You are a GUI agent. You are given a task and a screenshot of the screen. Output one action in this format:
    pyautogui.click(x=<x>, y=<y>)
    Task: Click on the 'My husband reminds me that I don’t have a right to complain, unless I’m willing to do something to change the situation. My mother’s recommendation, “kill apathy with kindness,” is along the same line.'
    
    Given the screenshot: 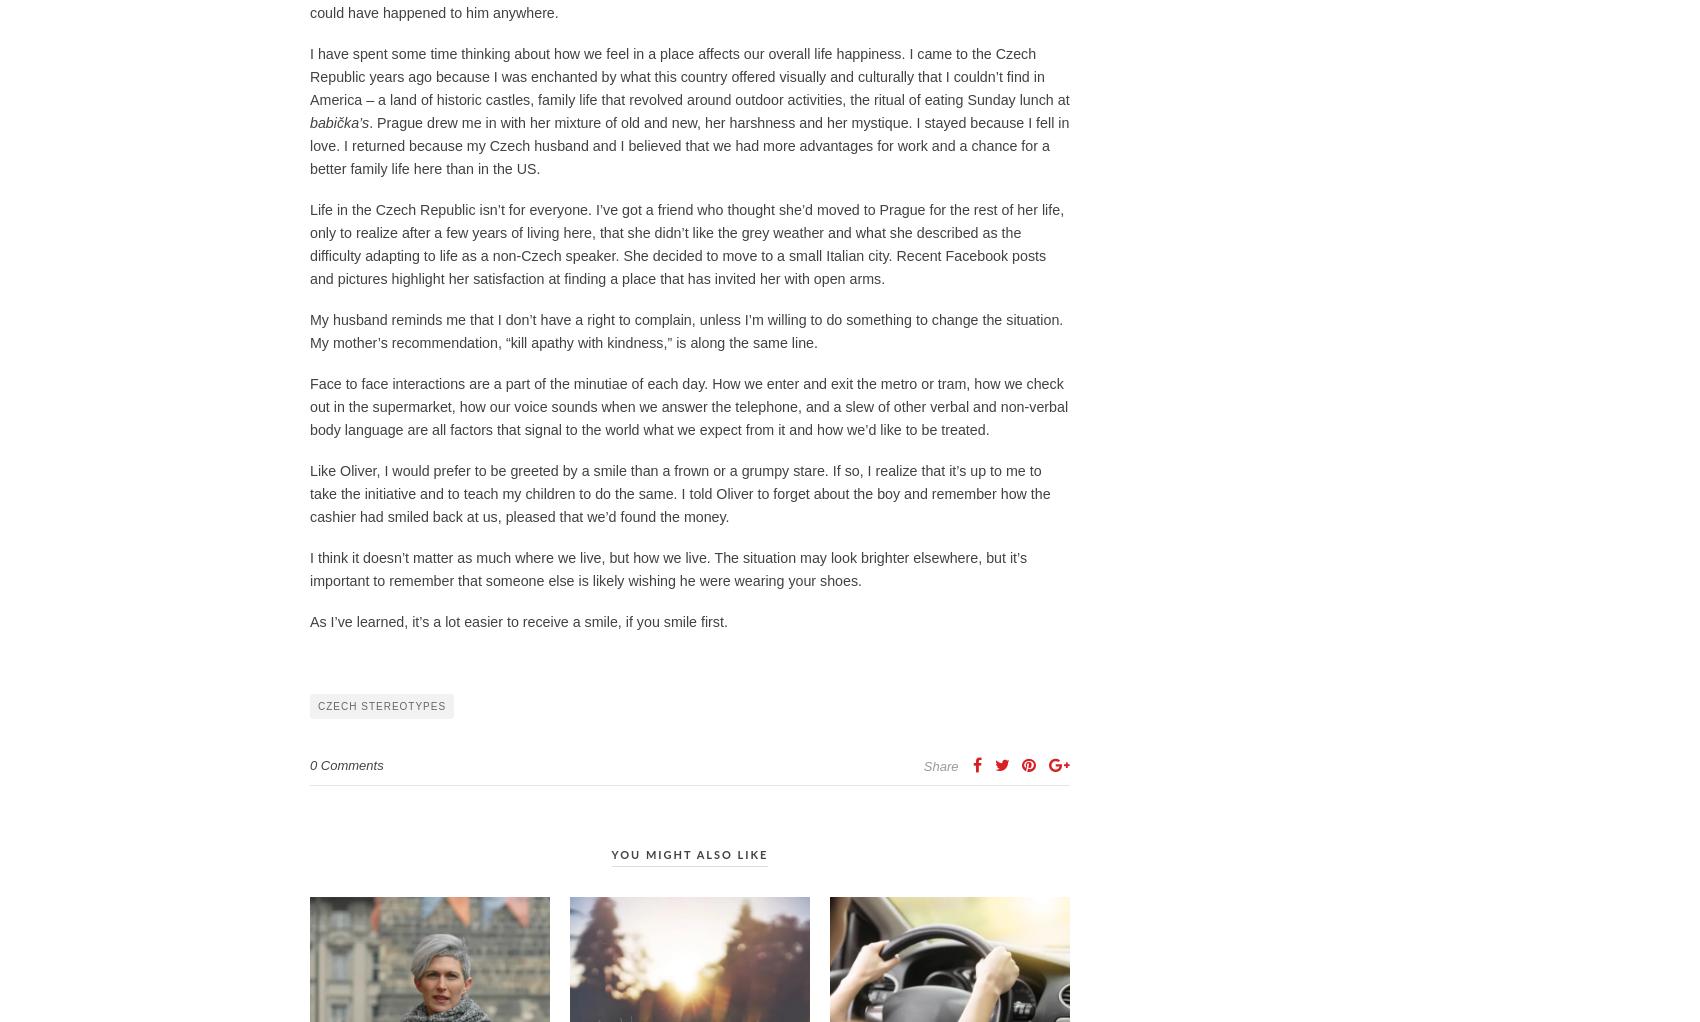 What is the action you would take?
    pyautogui.click(x=686, y=330)
    